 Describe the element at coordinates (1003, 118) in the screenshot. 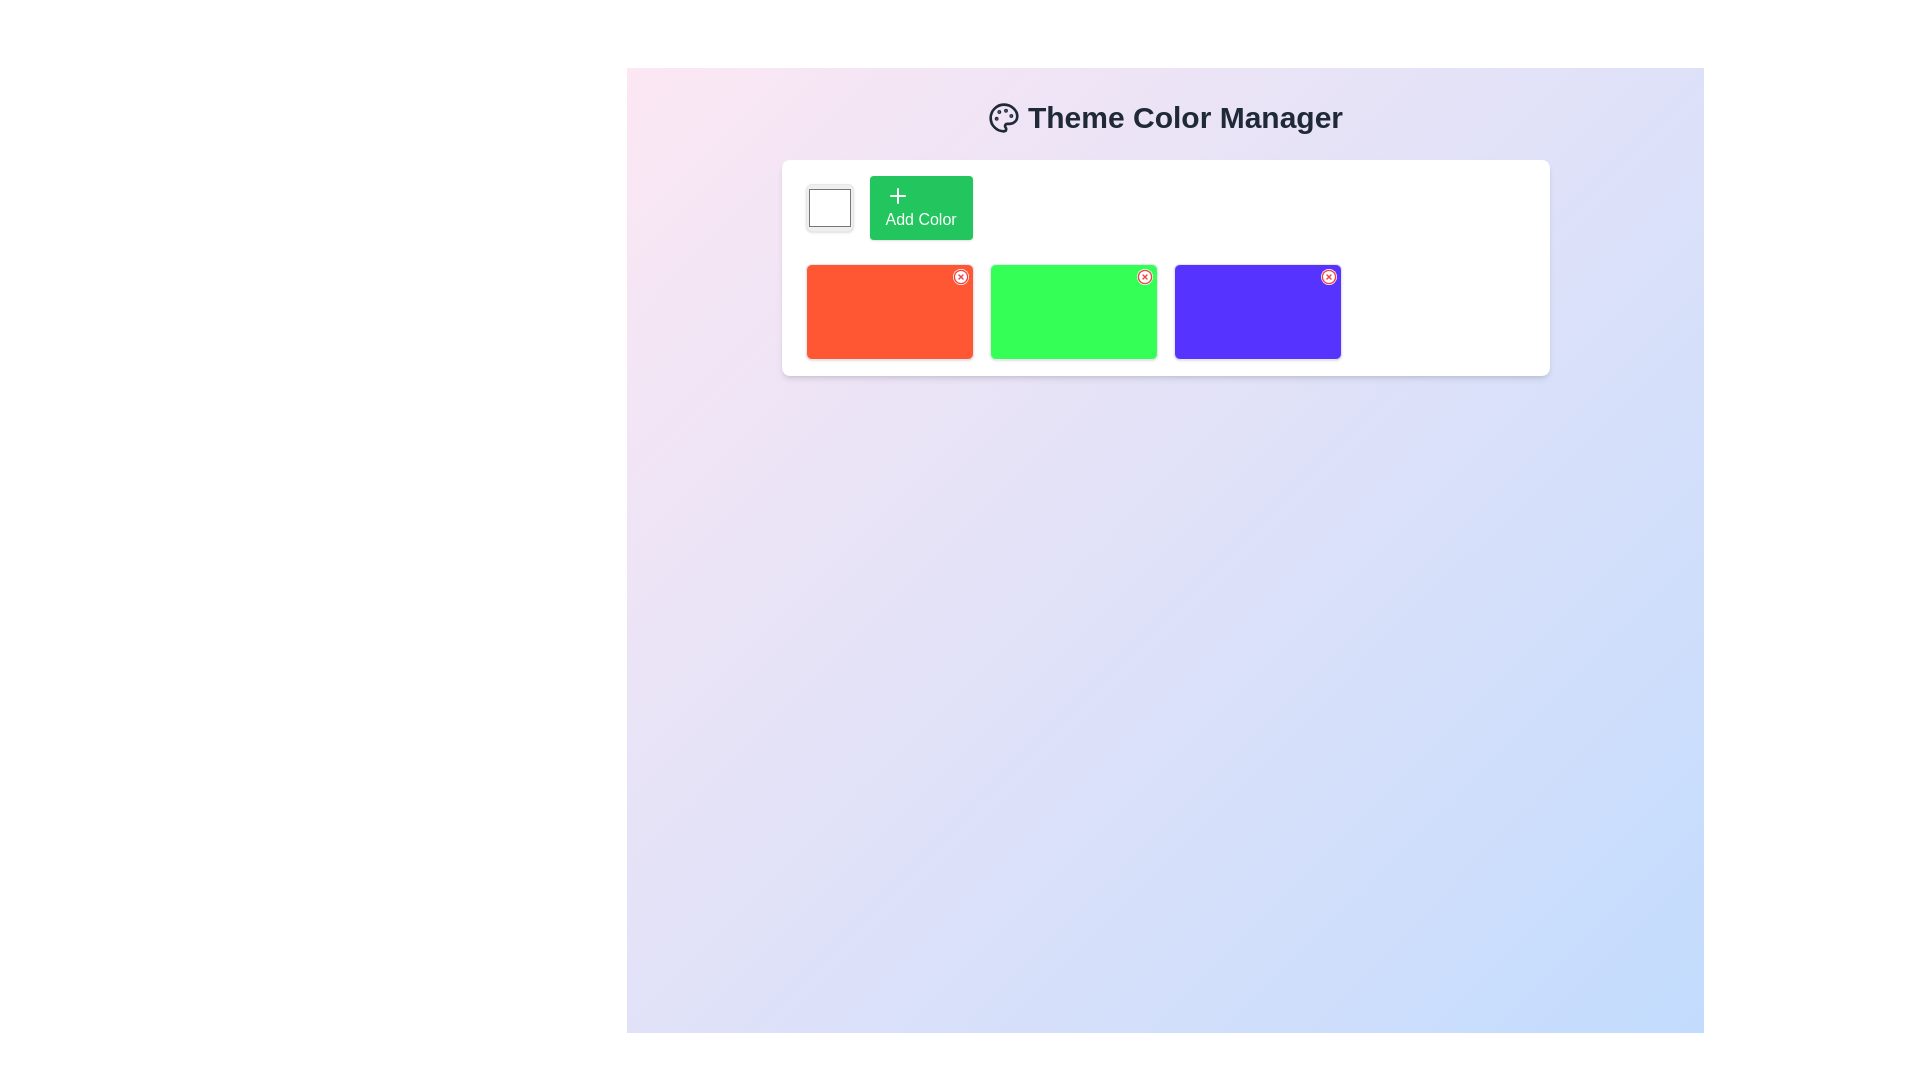

I see `the decorative icon representing the theme management aspect of the interface, located above the main components near the title 'Theme Color Manager'` at that location.